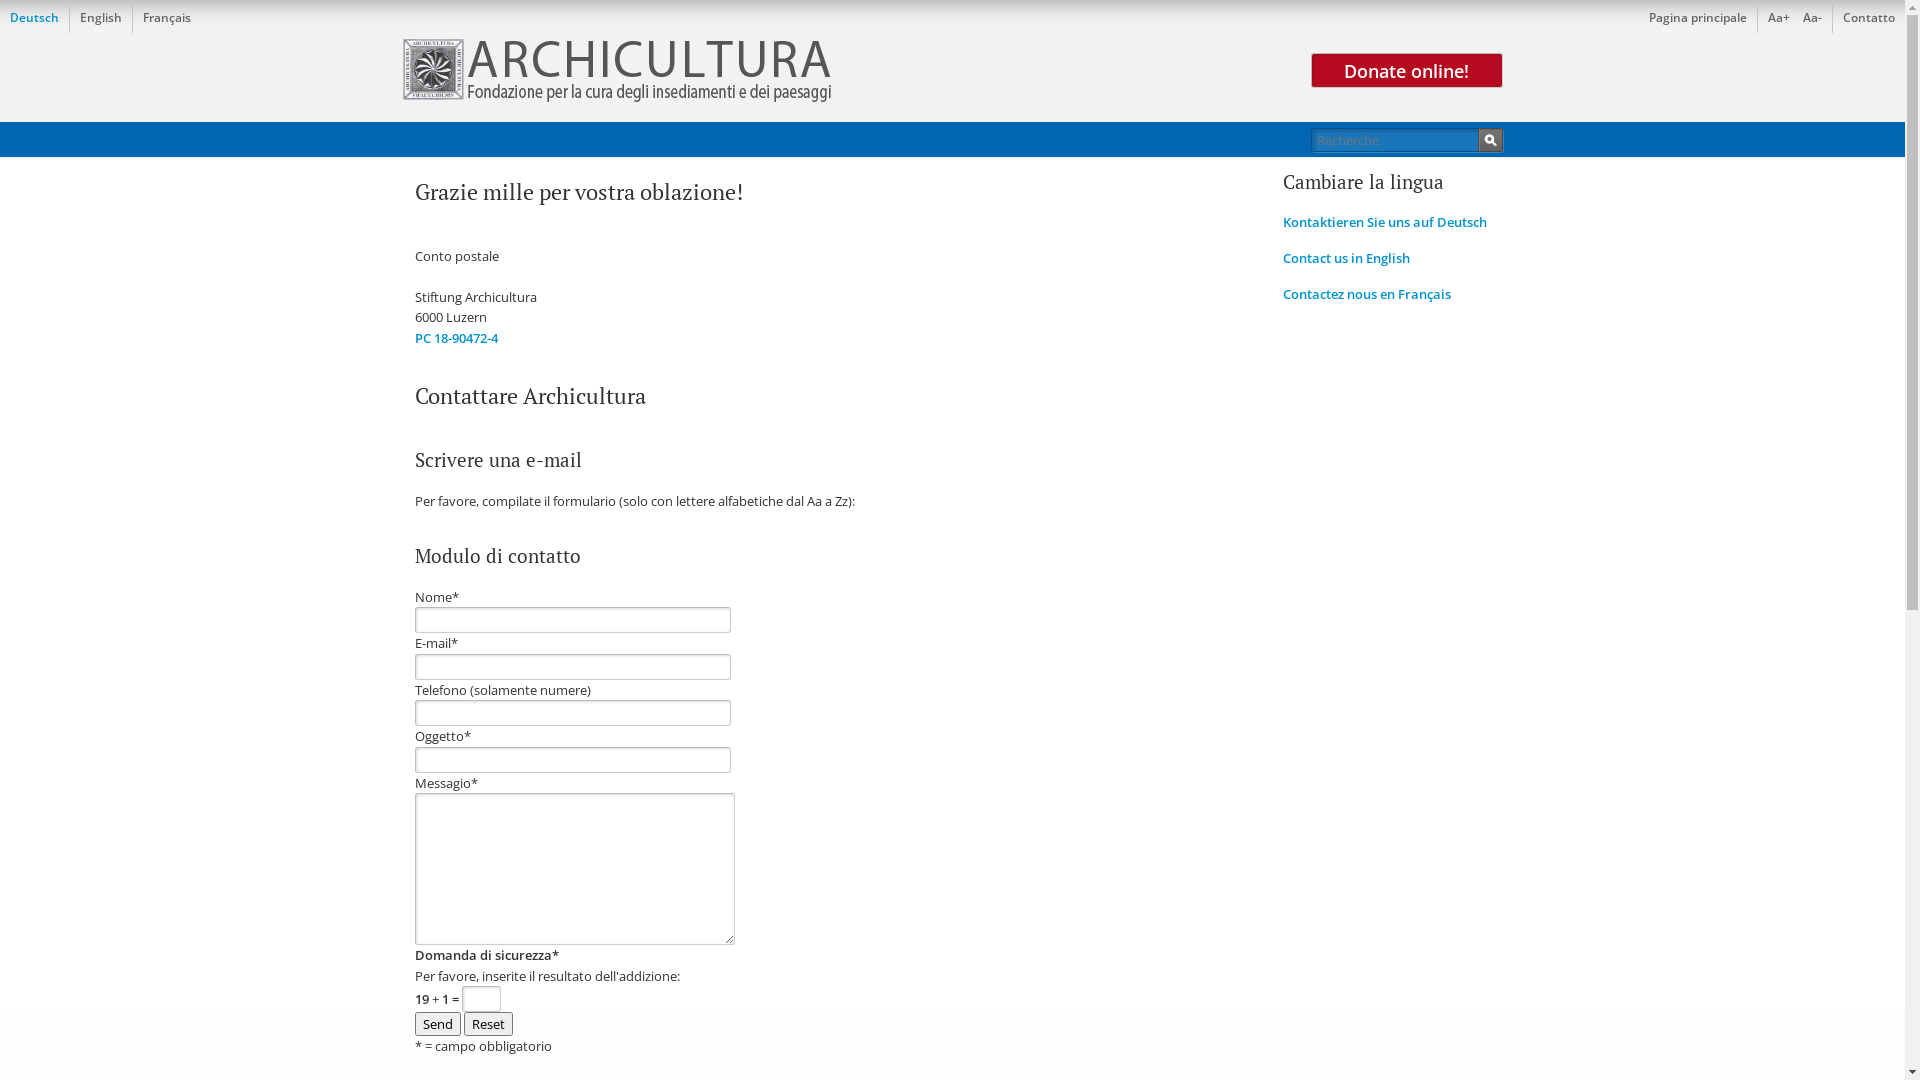 This screenshot has width=1920, height=1080. I want to click on 'Kontaktieren Sie uns auf Deutsch', so click(1382, 222).